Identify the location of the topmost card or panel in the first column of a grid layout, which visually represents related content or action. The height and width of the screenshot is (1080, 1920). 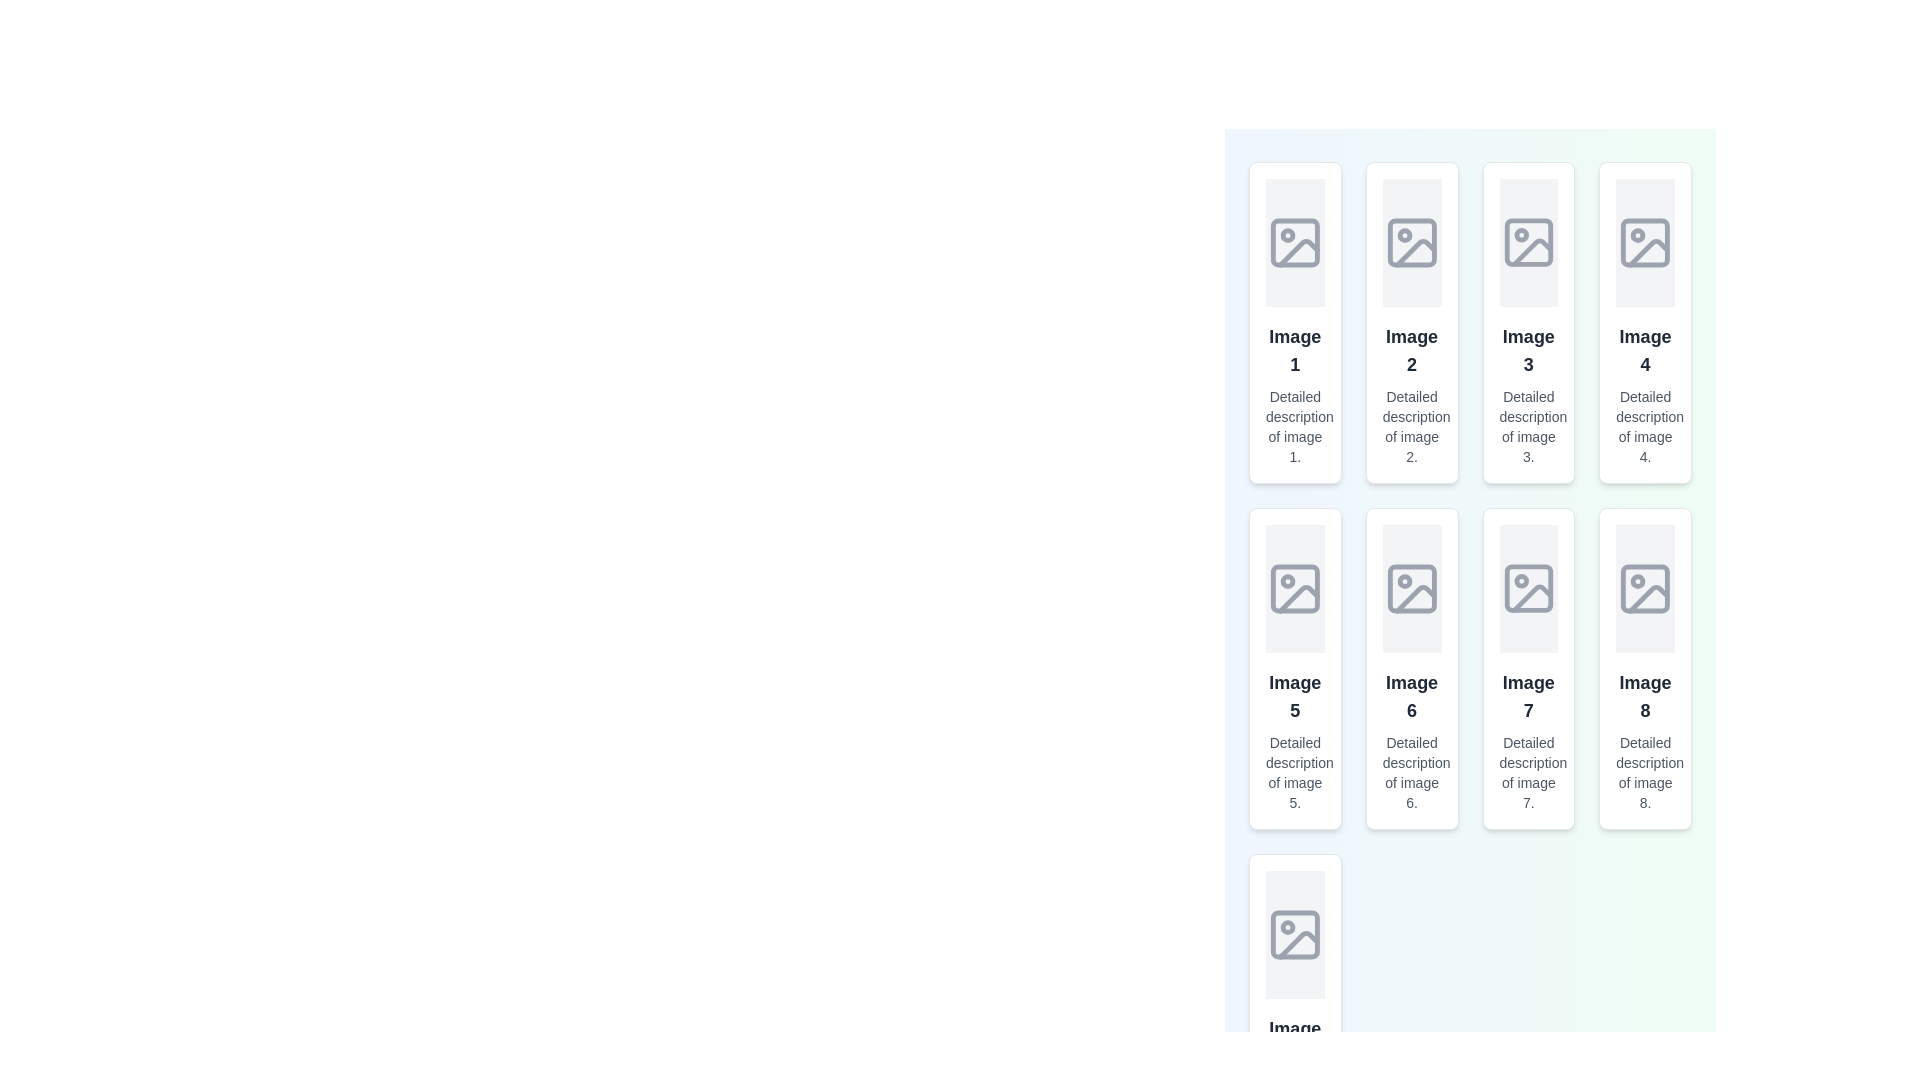
(1295, 322).